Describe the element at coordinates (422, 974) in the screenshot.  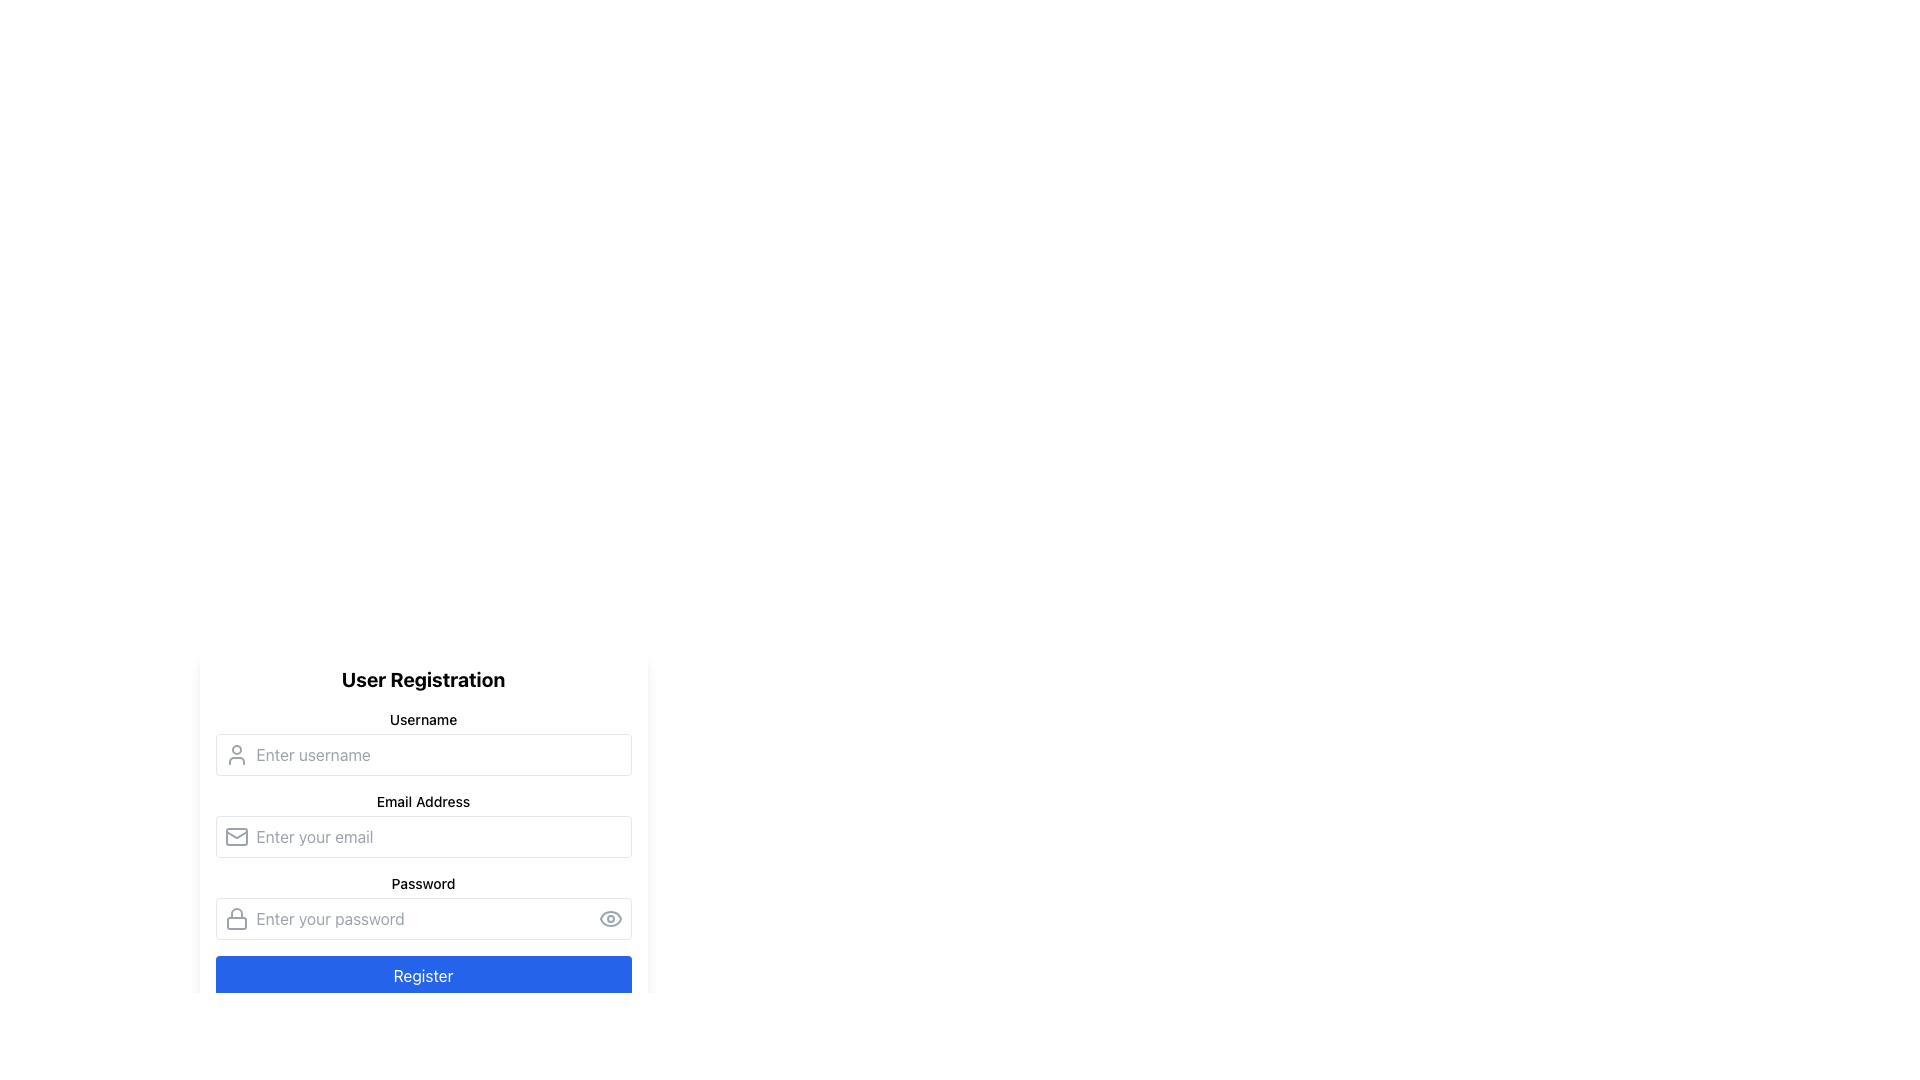
I see `the submit button located at the bottom of the user registration form` at that location.